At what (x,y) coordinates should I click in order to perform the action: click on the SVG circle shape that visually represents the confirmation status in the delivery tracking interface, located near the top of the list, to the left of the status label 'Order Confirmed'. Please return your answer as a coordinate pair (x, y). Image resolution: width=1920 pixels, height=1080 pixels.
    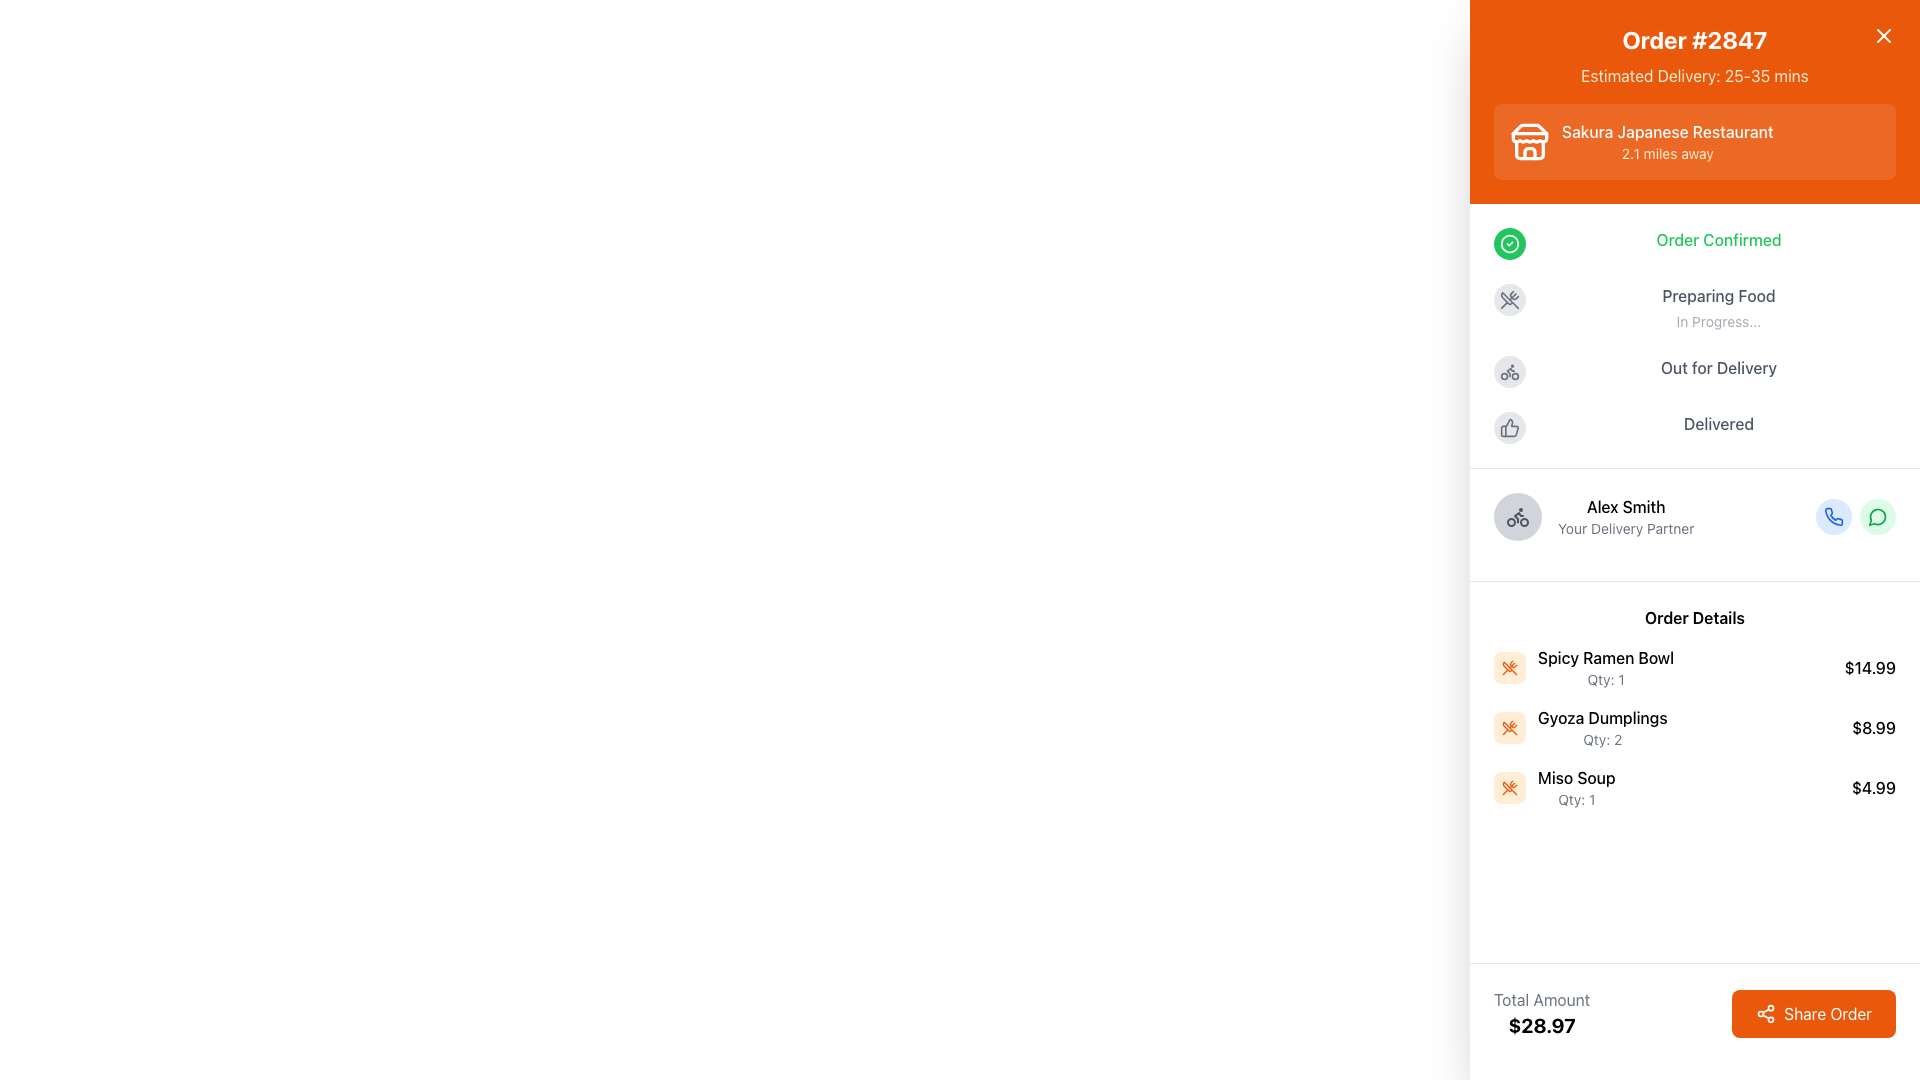
    Looking at the image, I should click on (1510, 242).